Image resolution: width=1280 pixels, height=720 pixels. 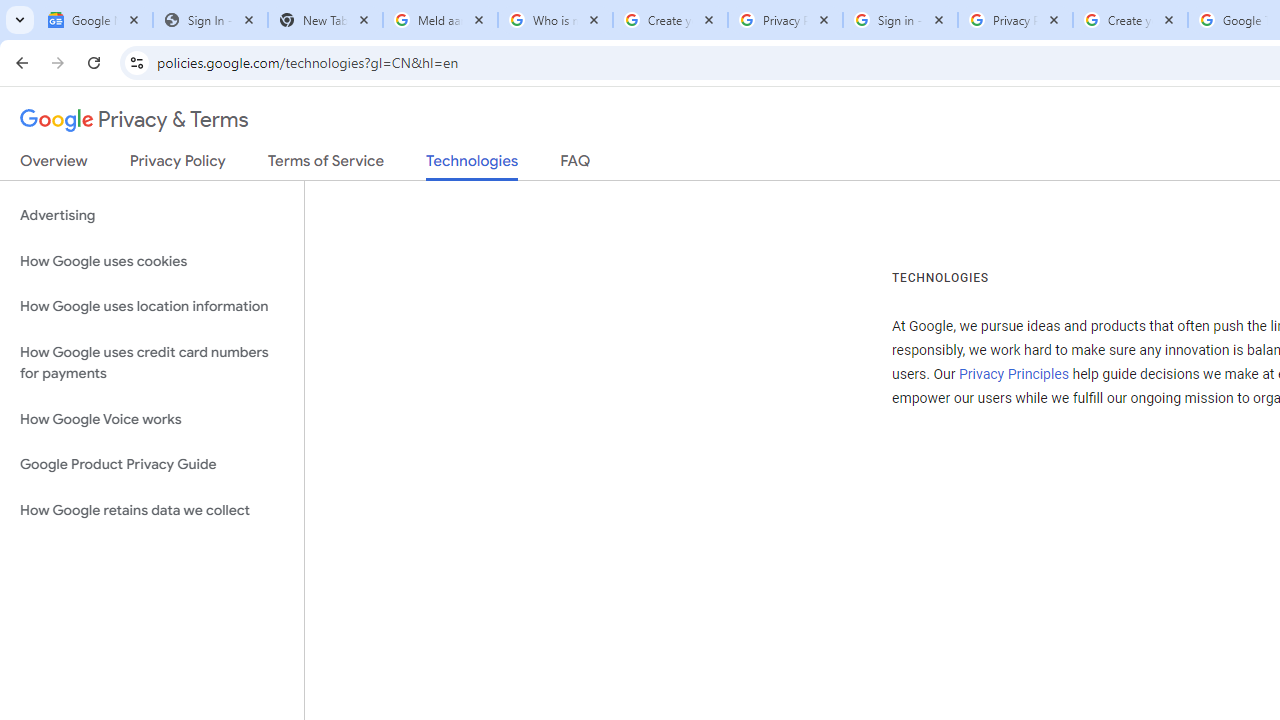 What do you see at coordinates (134, 120) in the screenshot?
I see `'Privacy & Terms'` at bounding box center [134, 120].